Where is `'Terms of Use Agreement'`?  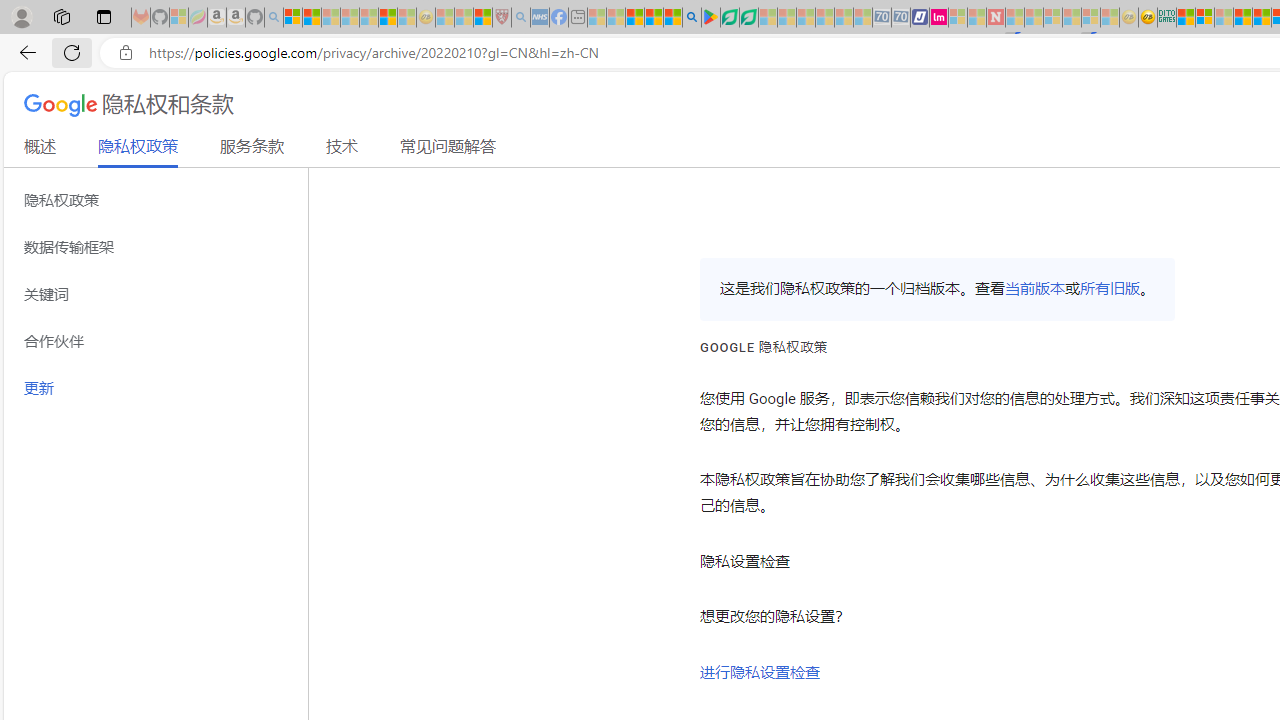 'Terms of Use Agreement' is located at coordinates (728, 17).